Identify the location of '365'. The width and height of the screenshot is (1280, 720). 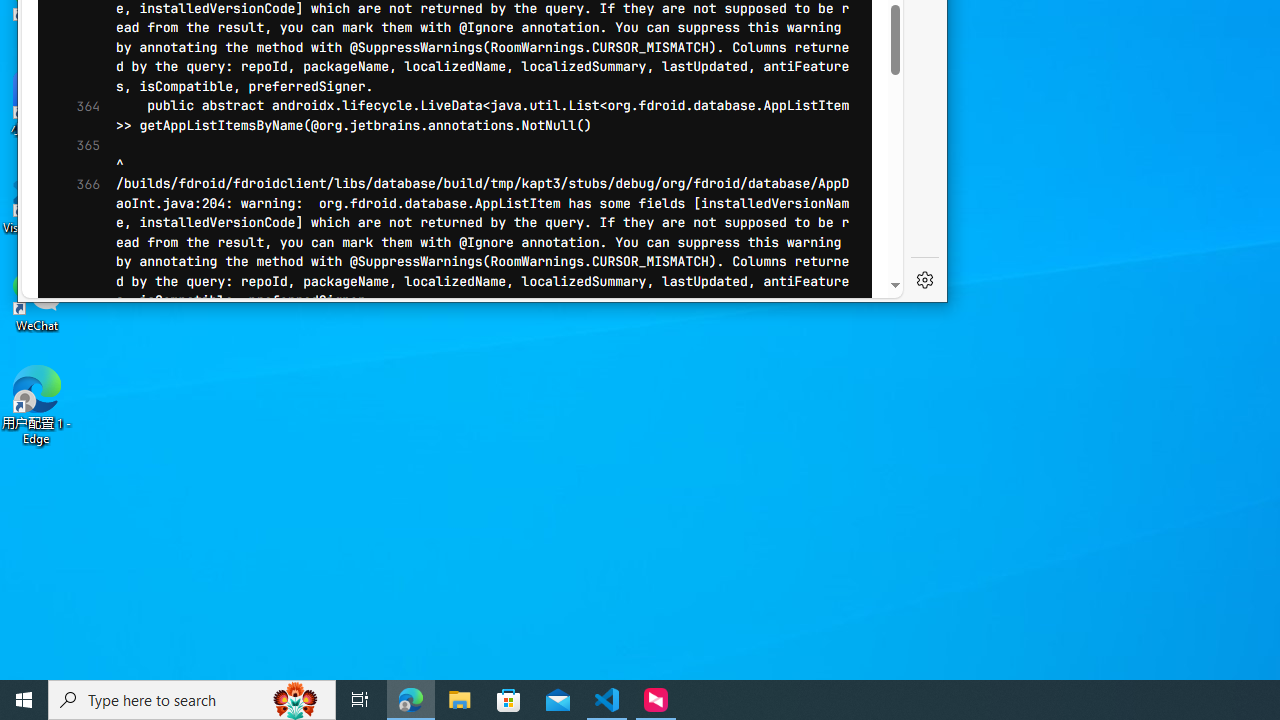
(81, 154).